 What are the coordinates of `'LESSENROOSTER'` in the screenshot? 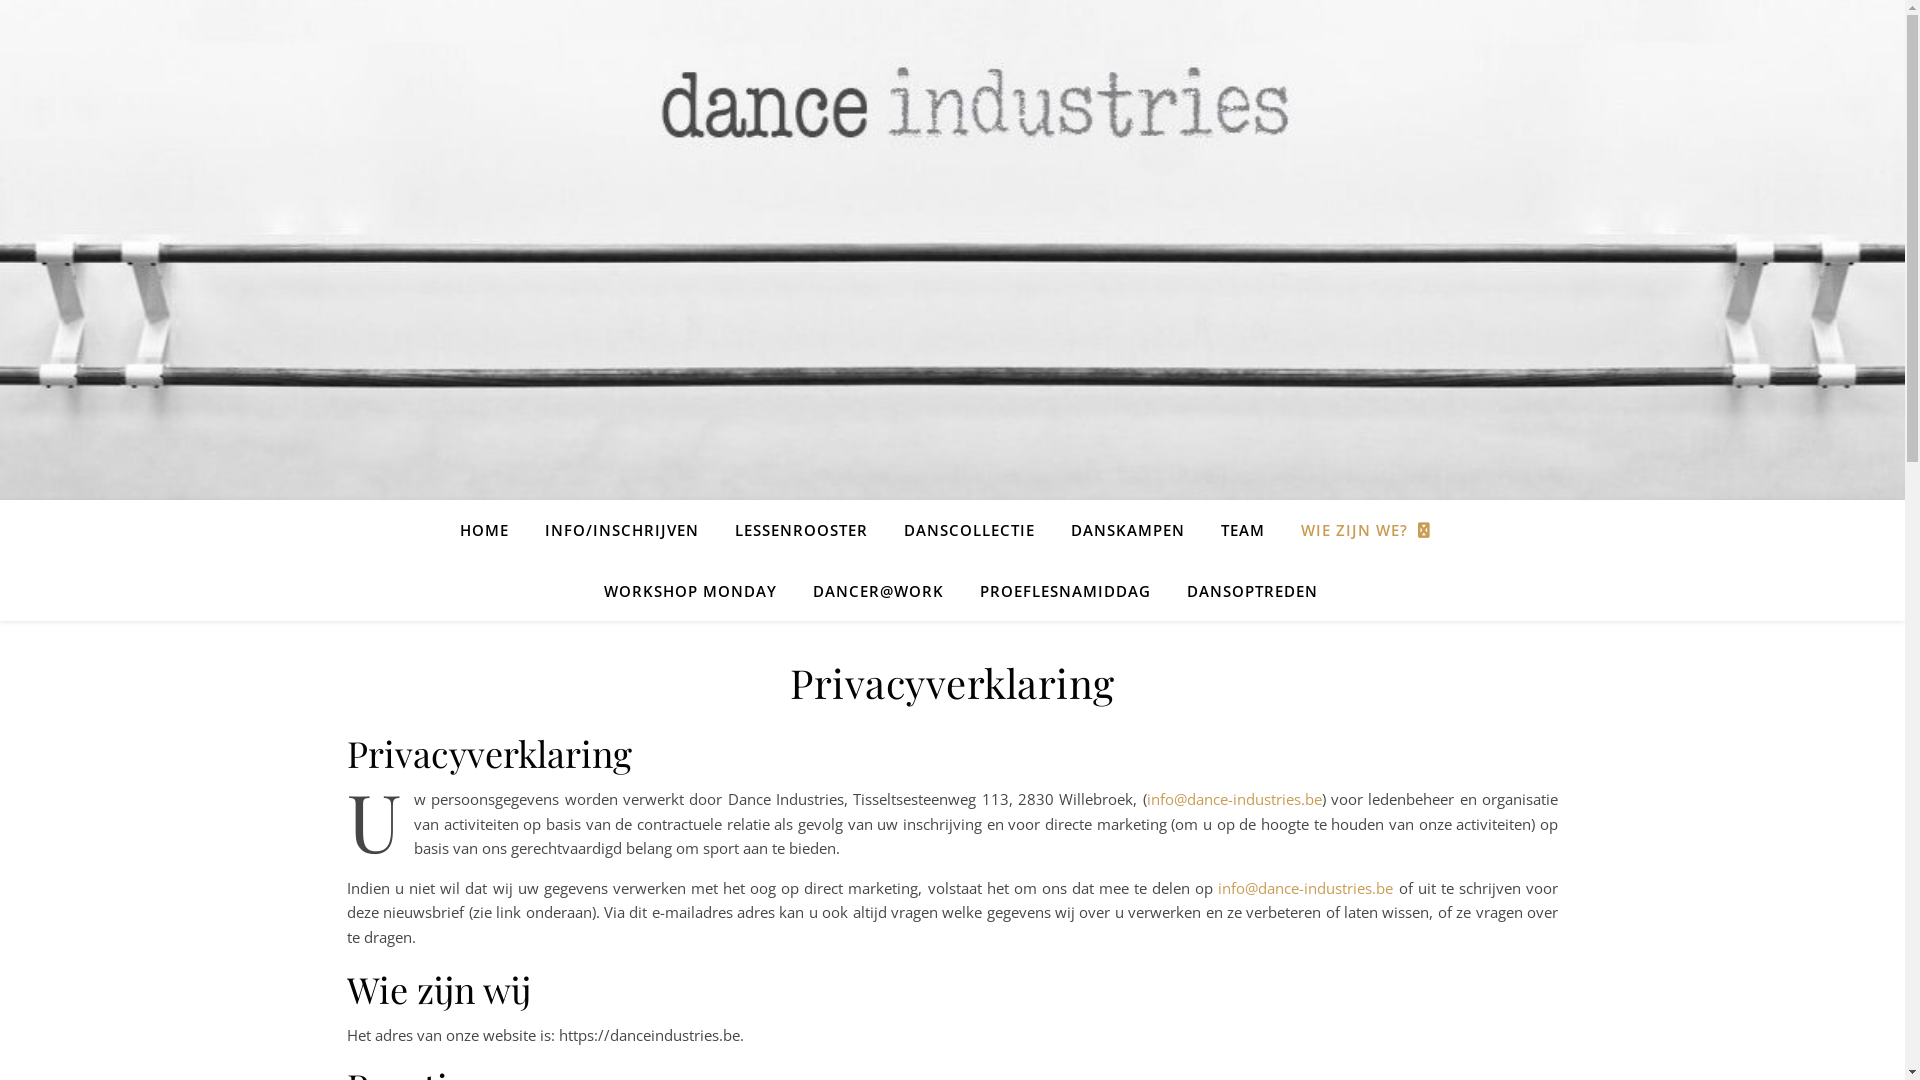 It's located at (800, 528).